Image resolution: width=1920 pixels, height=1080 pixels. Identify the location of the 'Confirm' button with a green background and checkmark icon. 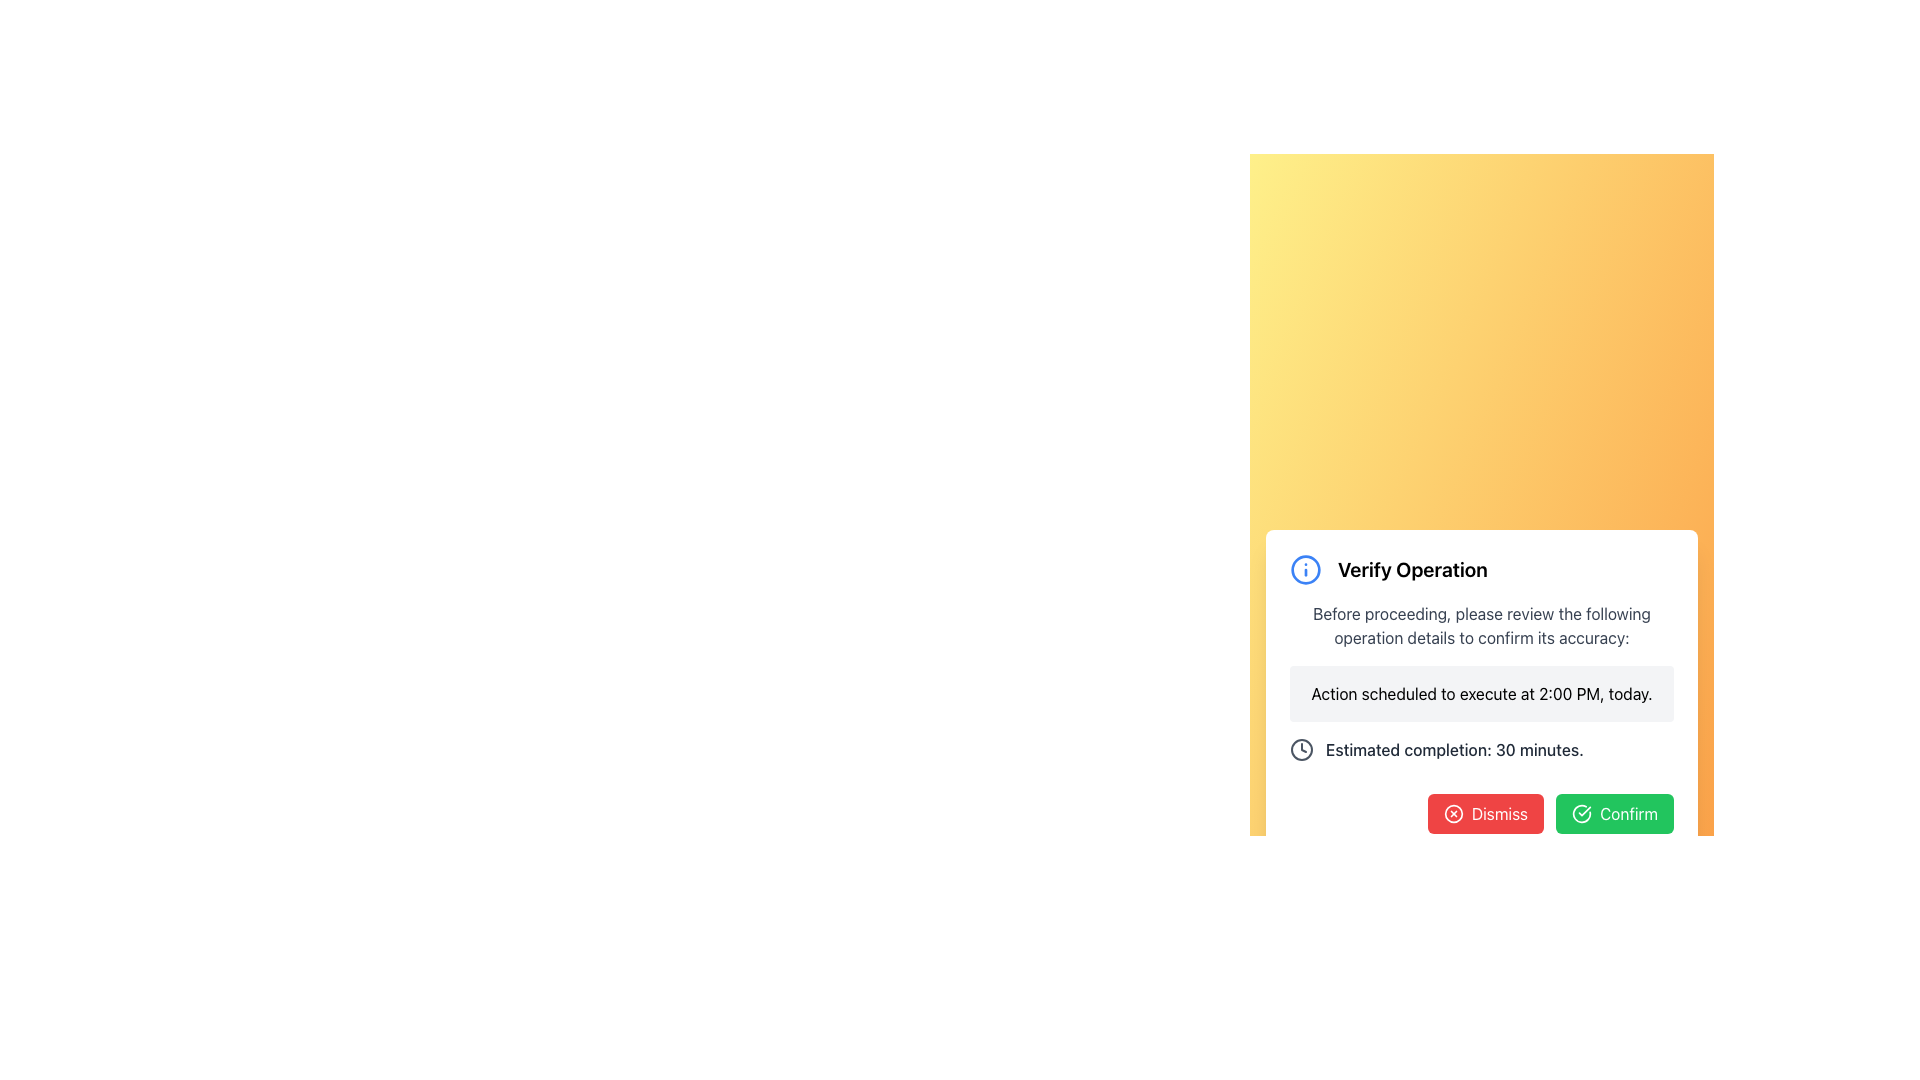
(1615, 813).